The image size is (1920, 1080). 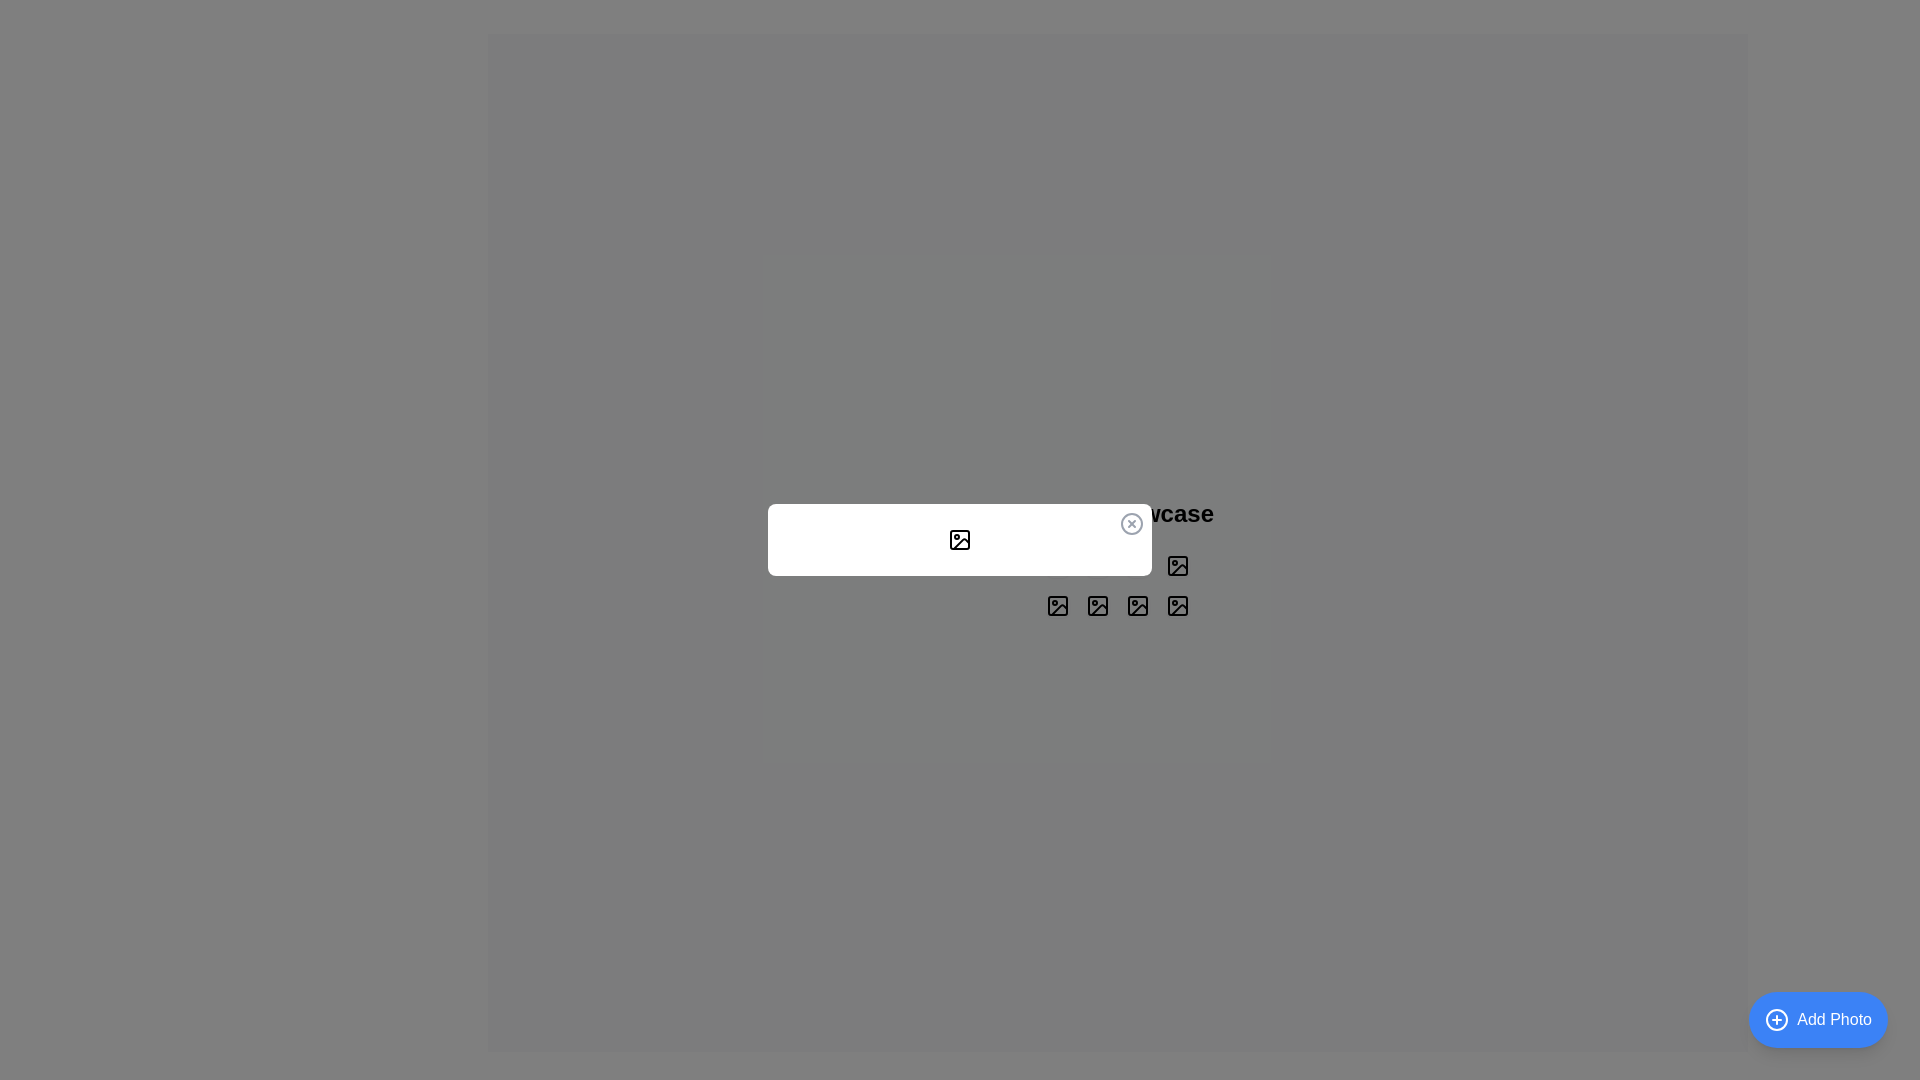 I want to click on the fourth square icon at the bottom of the interface, which has a black border and a white background, so click(x=1177, y=604).